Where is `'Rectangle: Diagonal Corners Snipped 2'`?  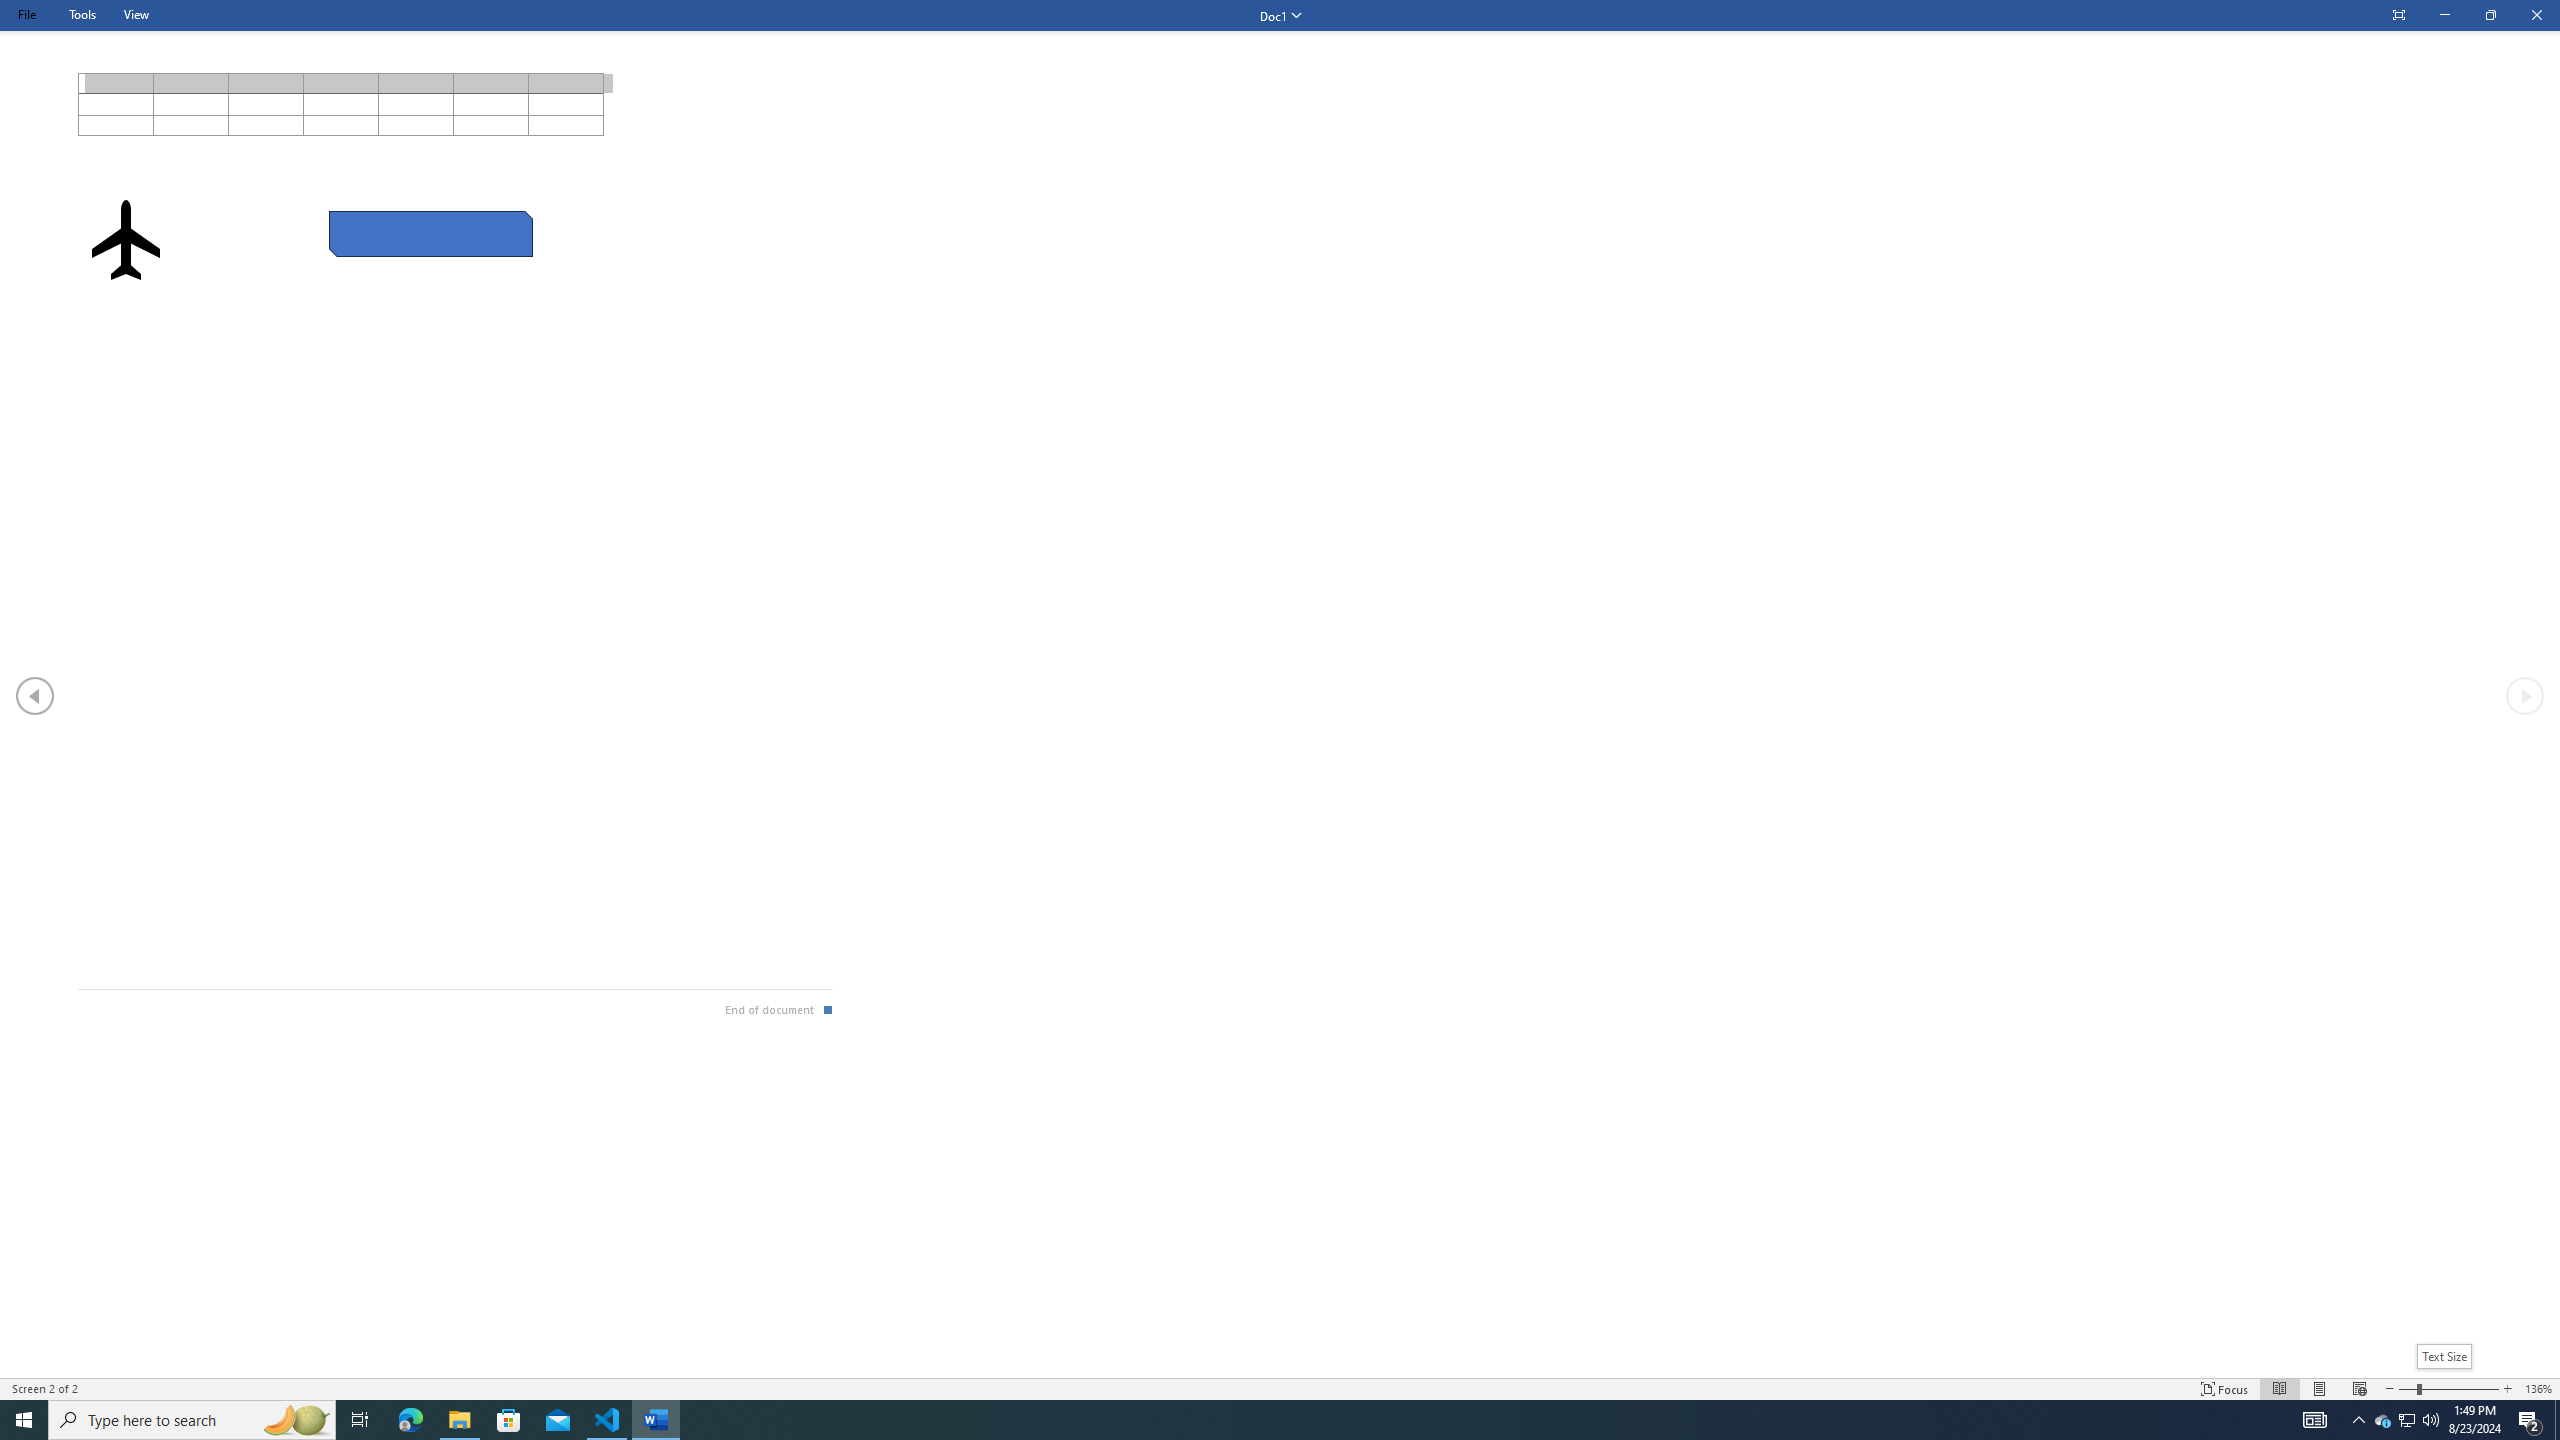 'Rectangle: Diagonal Corners Snipped 2' is located at coordinates (431, 233).